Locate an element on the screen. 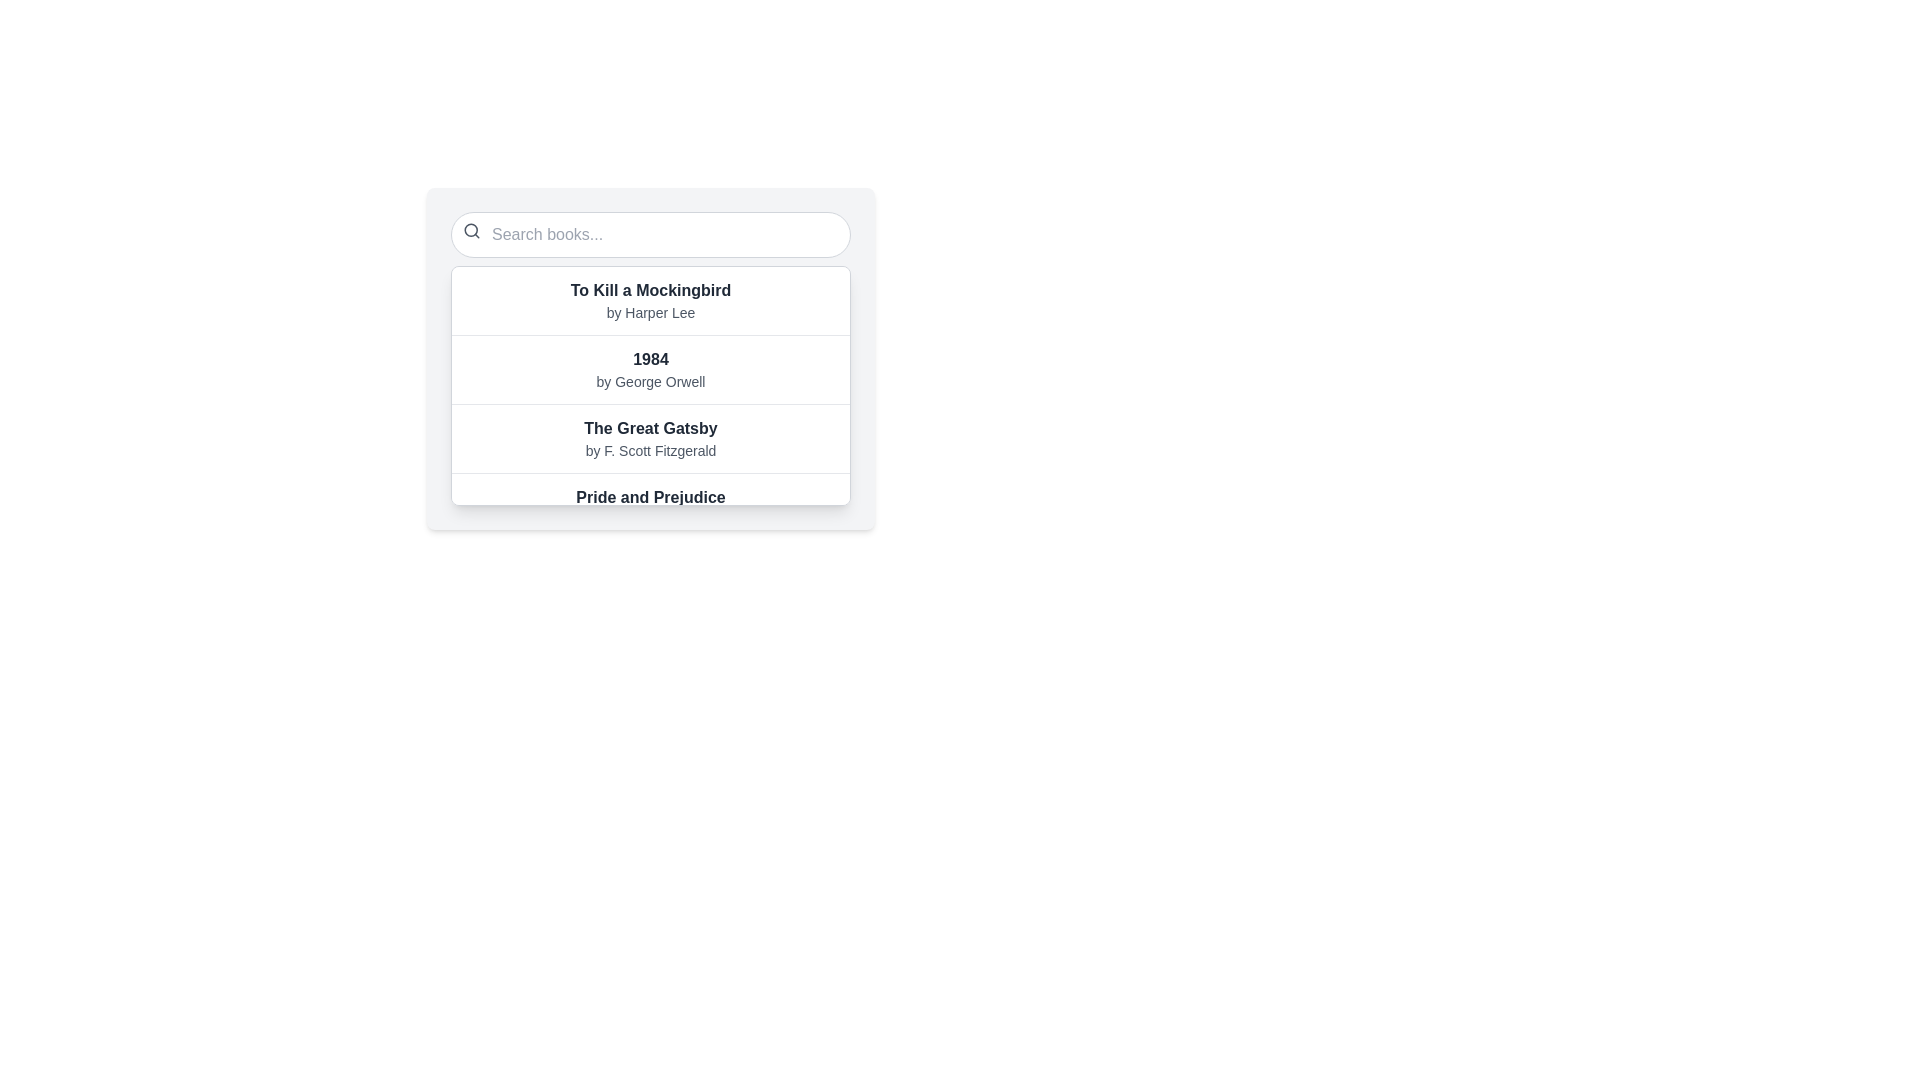 The height and width of the screenshot is (1080, 1920). the first item in the list of book suggestions is located at coordinates (651, 300).